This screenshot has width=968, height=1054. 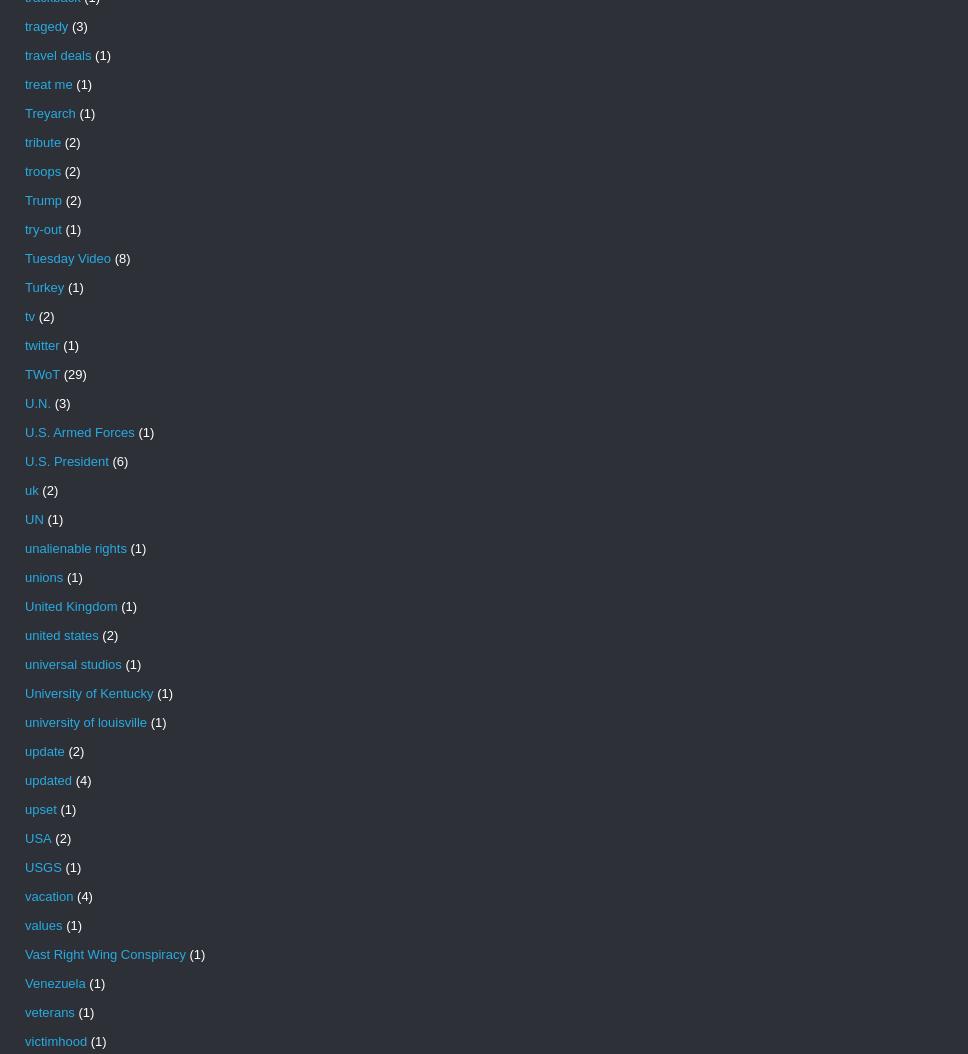 I want to click on 'University of Kentucky', so click(x=24, y=692).